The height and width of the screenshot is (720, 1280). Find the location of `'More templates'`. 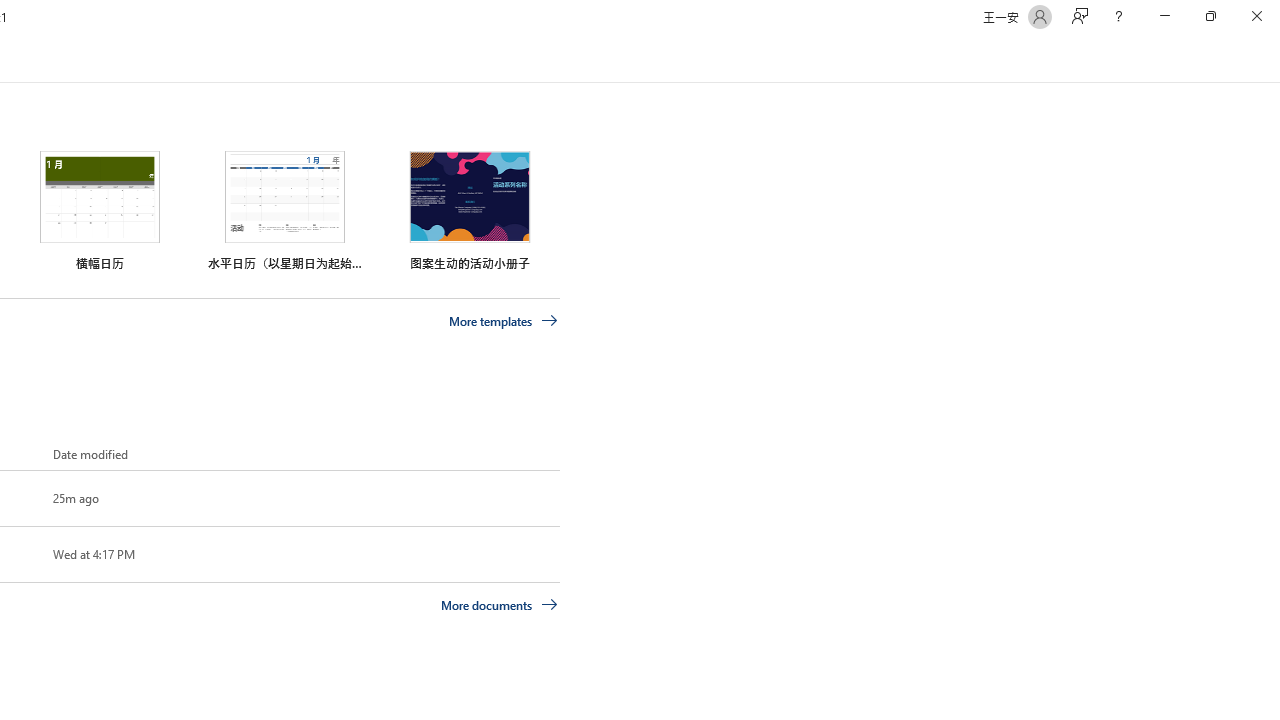

'More templates' is located at coordinates (503, 320).